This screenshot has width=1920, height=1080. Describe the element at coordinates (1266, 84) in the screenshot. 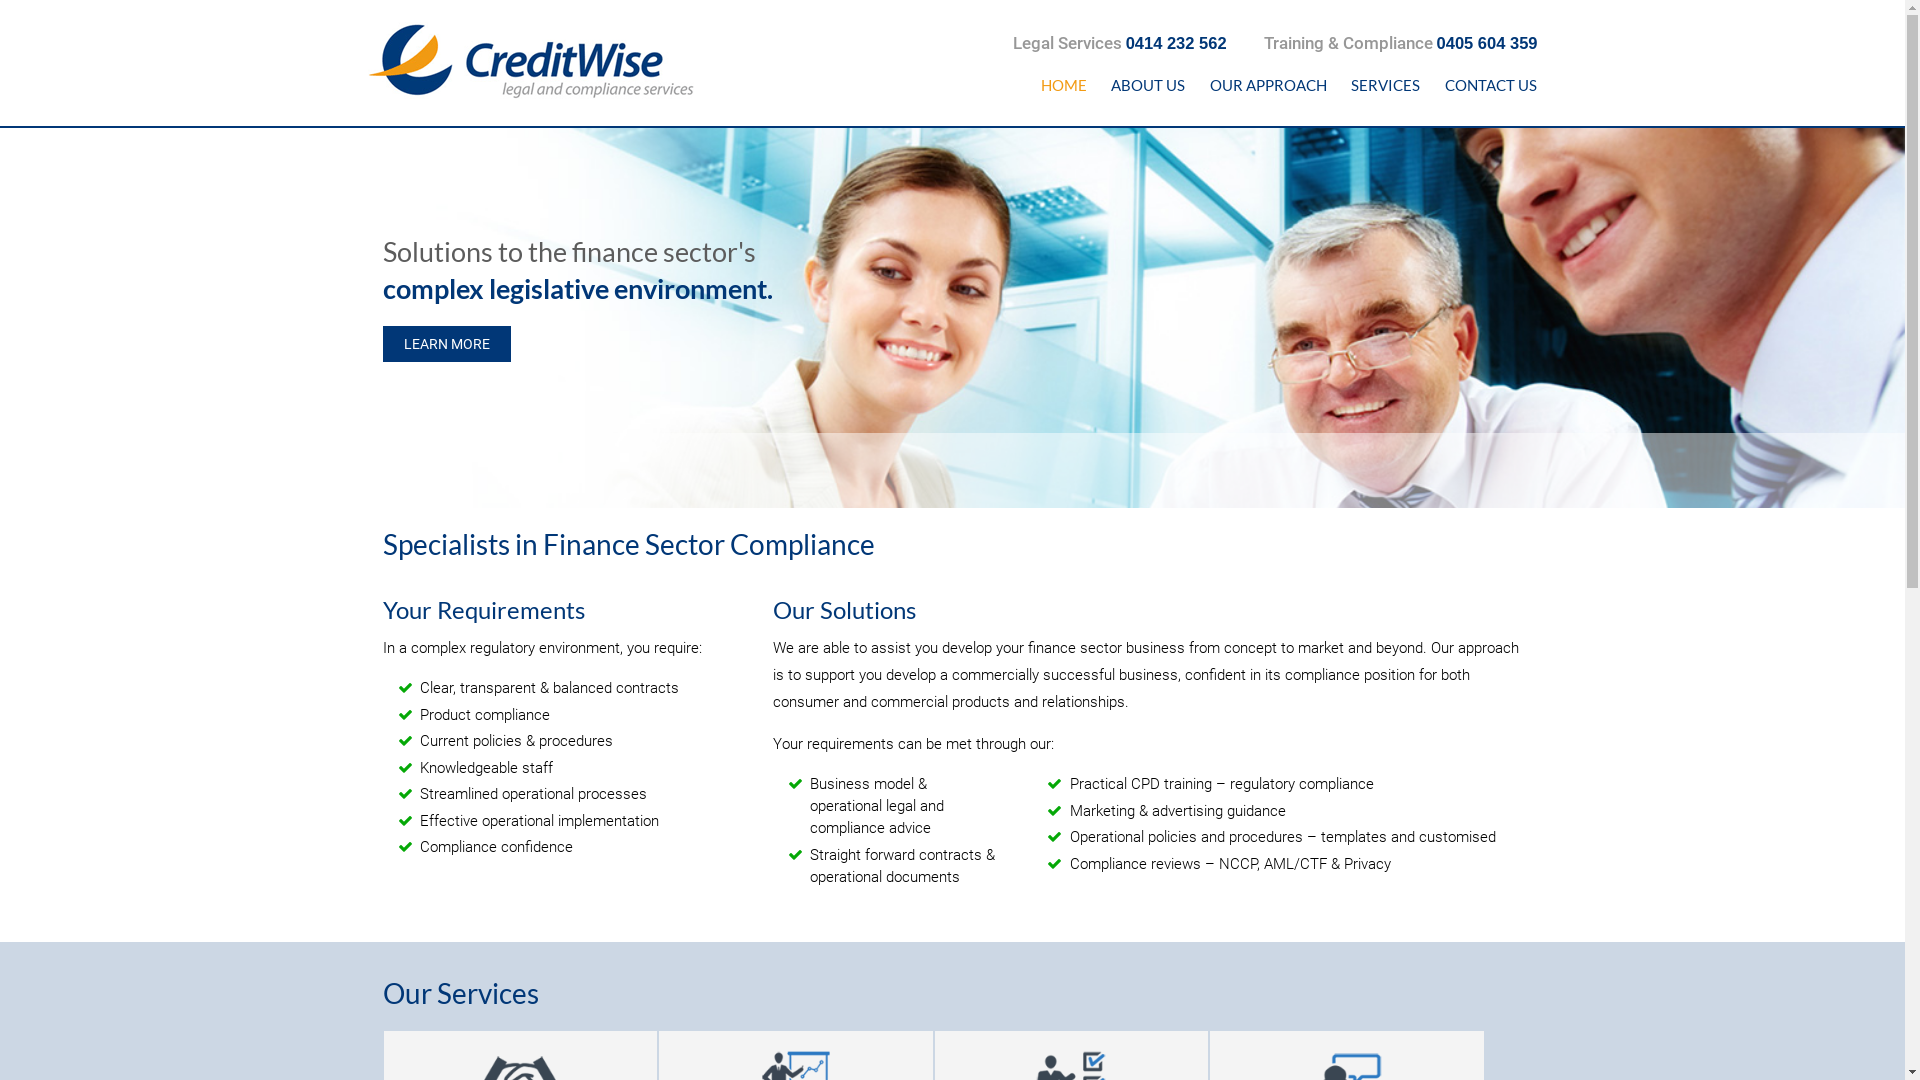

I see `'OUR APPROACH'` at that location.